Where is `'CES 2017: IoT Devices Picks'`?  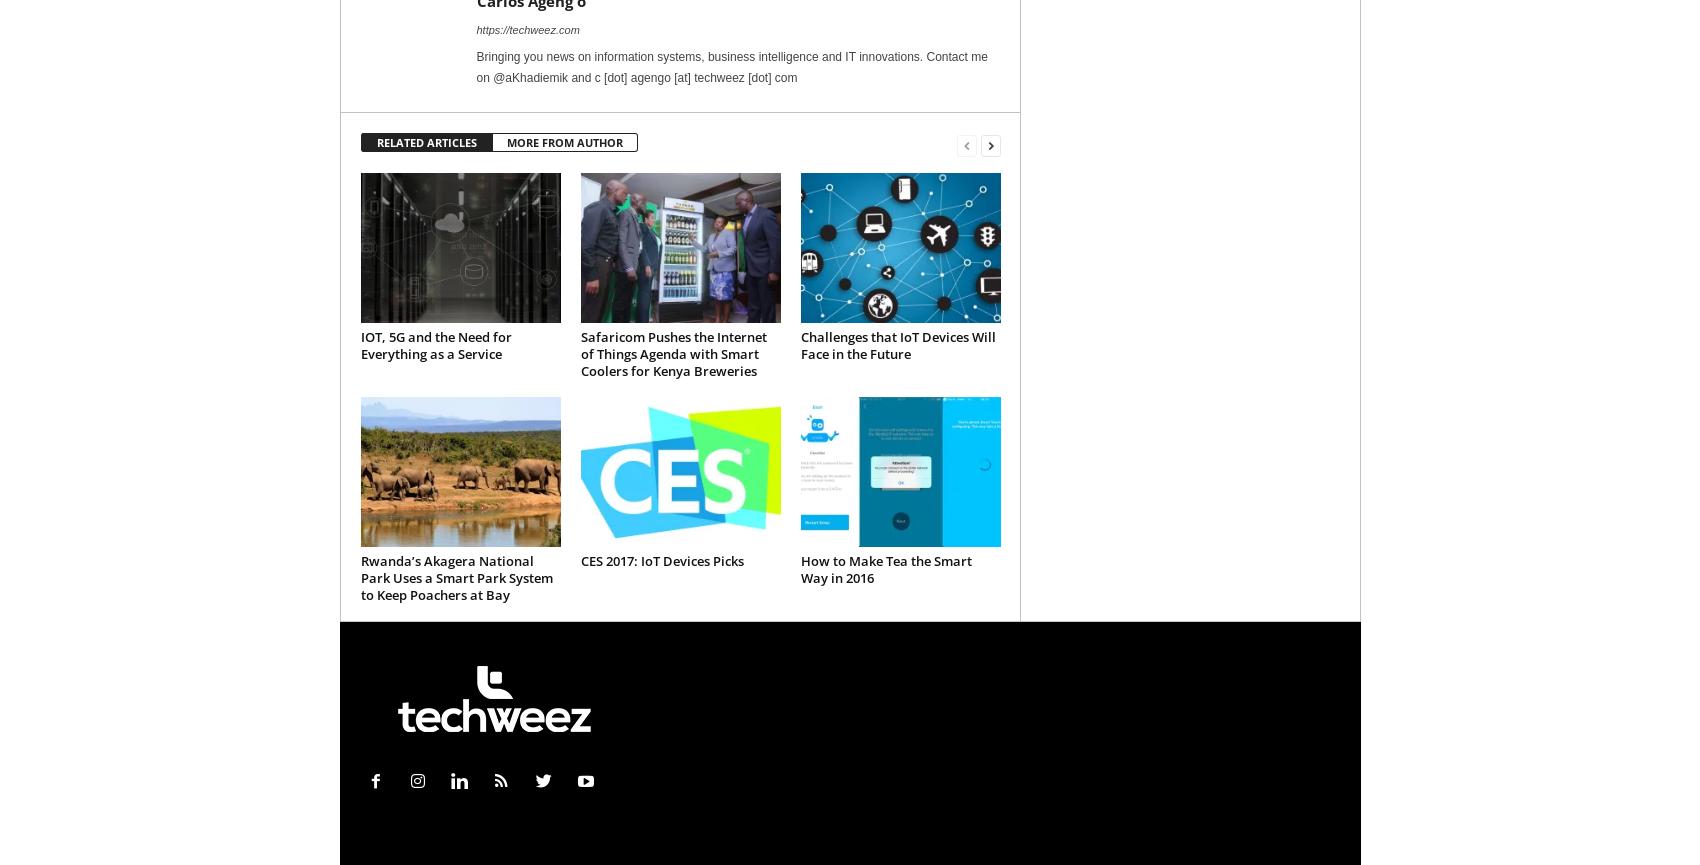
'CES 2017: IoT Devices Picks' is located at coordinates (579, 560).